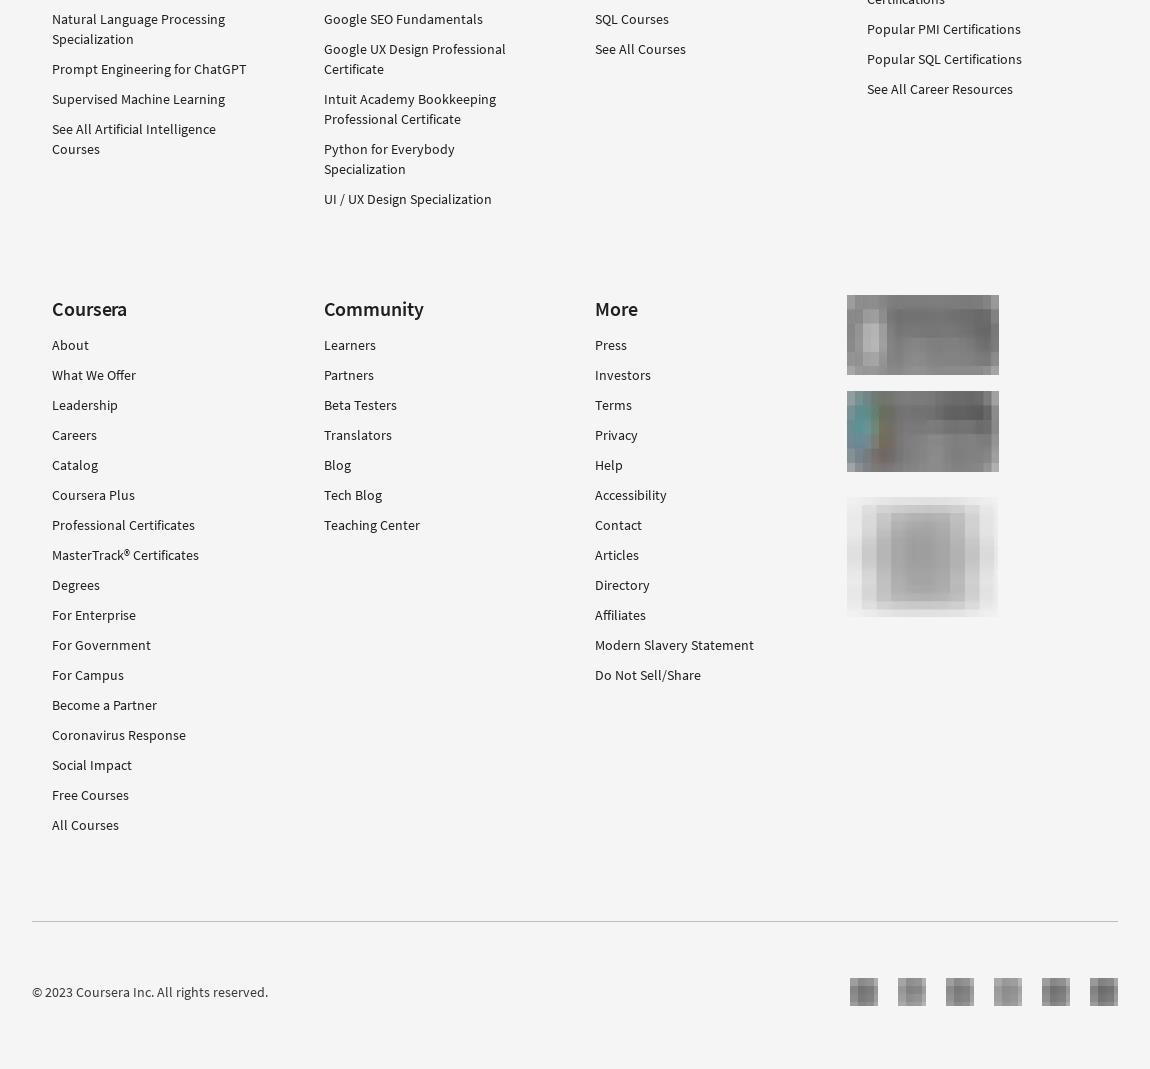 The image size is (1150, 1069). Describe the element at coordinates (414, 57) in the screenshot. I see `'Google UX Design Professional Certificate'` at that location.